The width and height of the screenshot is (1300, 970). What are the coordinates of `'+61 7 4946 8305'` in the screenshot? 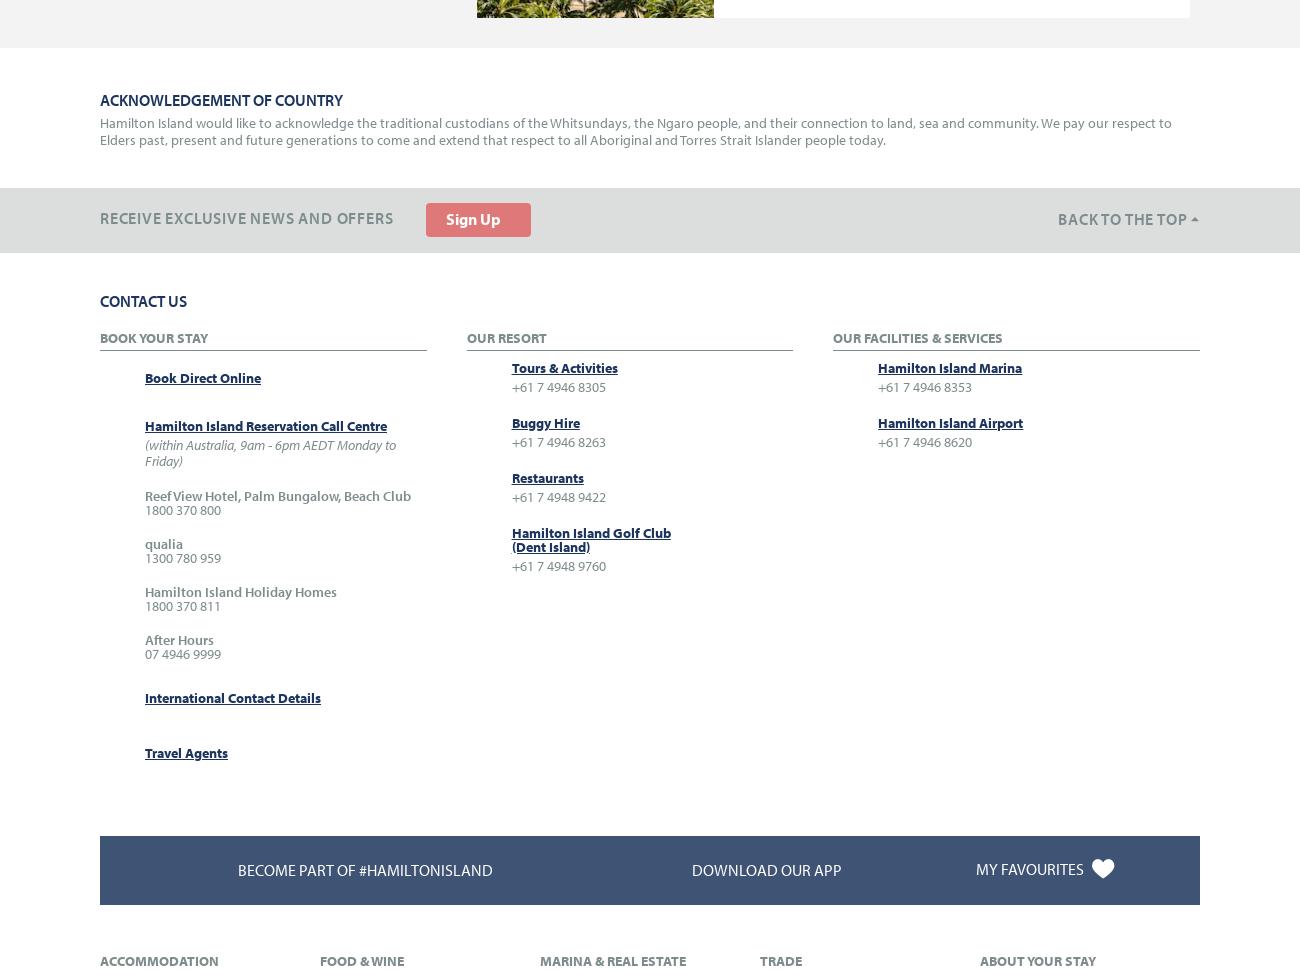 It's located at (556, 384).